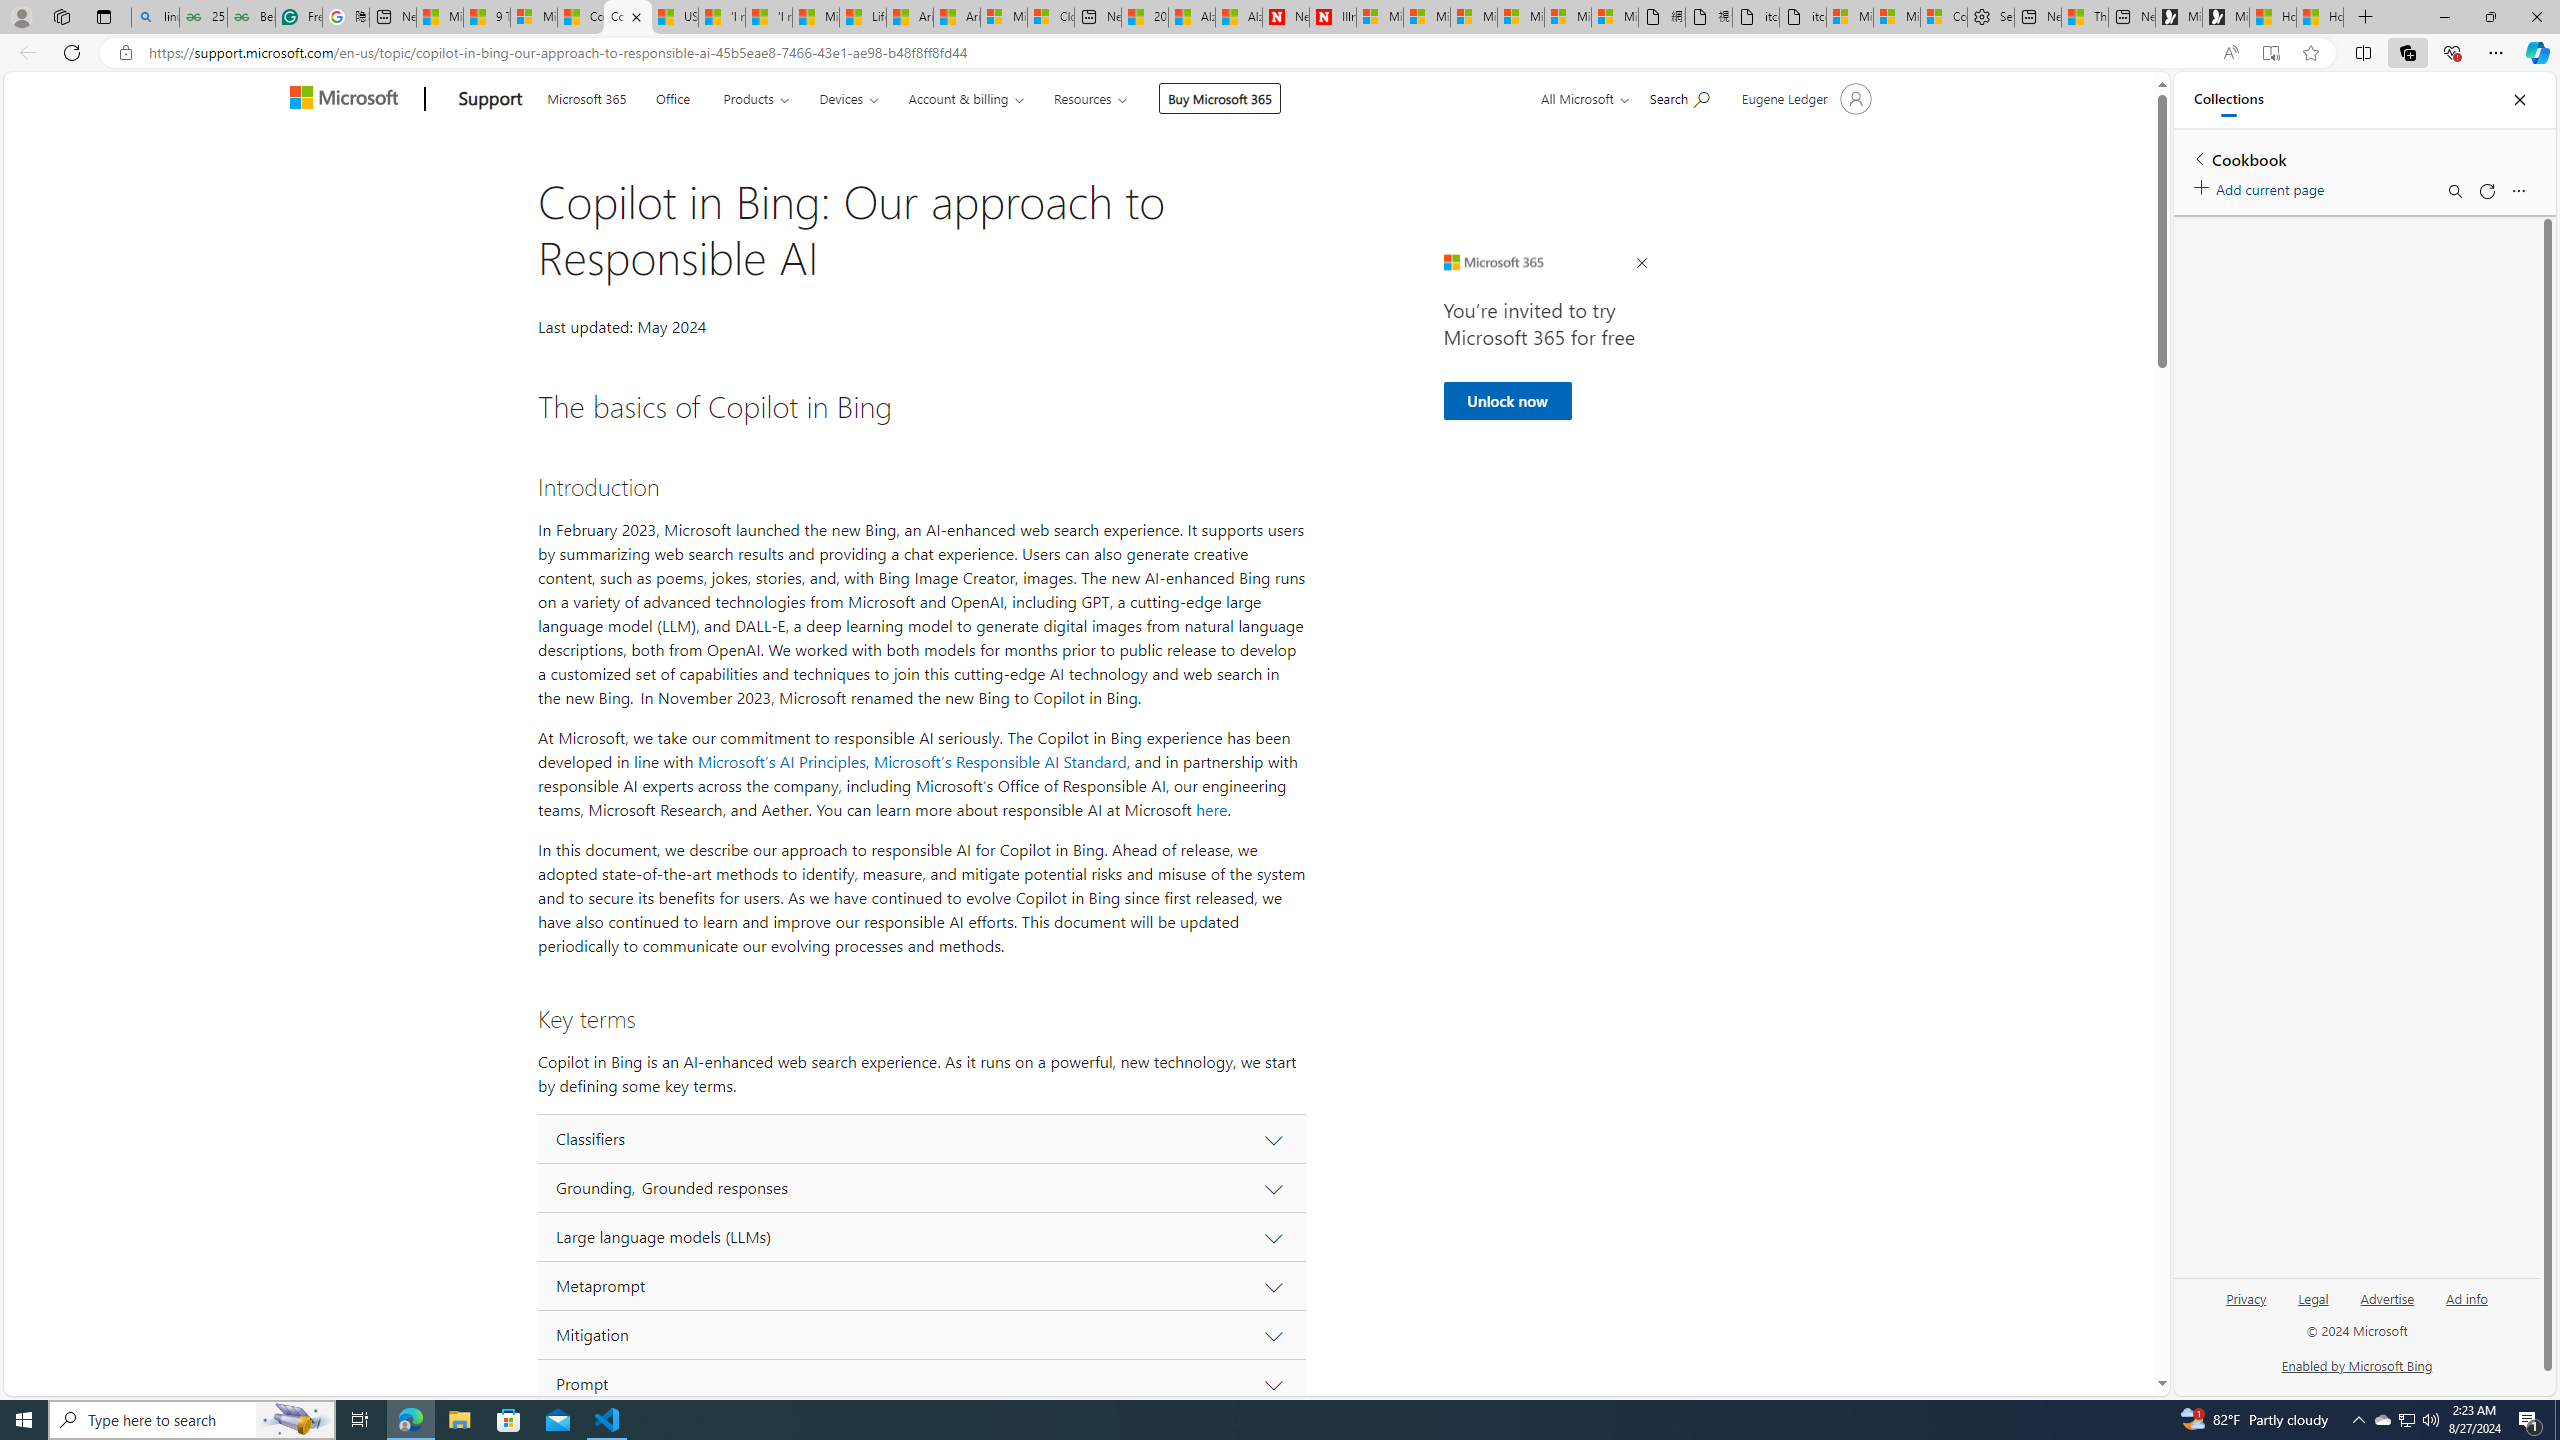 This screenshot has width=2560, height=1440. I want to click on 'USA TODAY - MSN', so click(673, 16).